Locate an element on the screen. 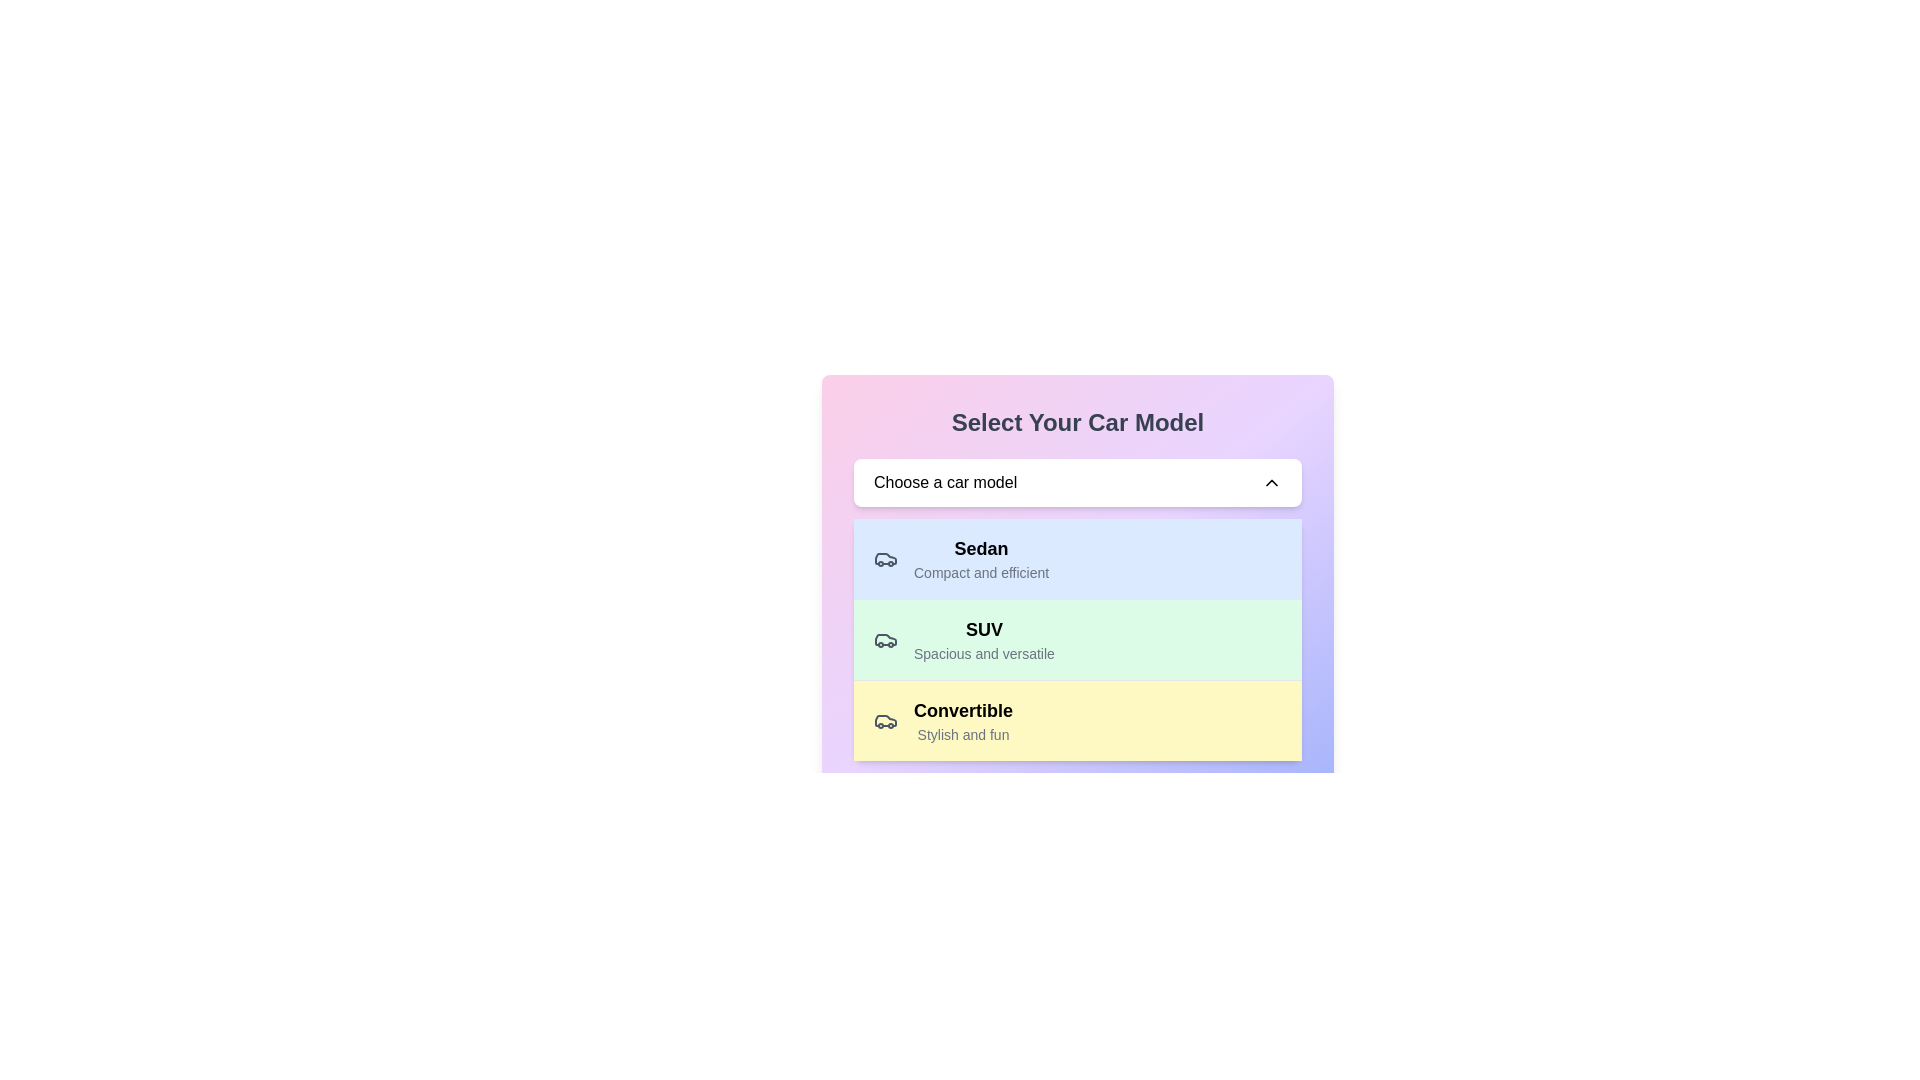  the 'Sedan' text label, which is styled in bold and larger font on a light blue background, located above the description 'Compact and efficient' is located at coordinates (981, 548).